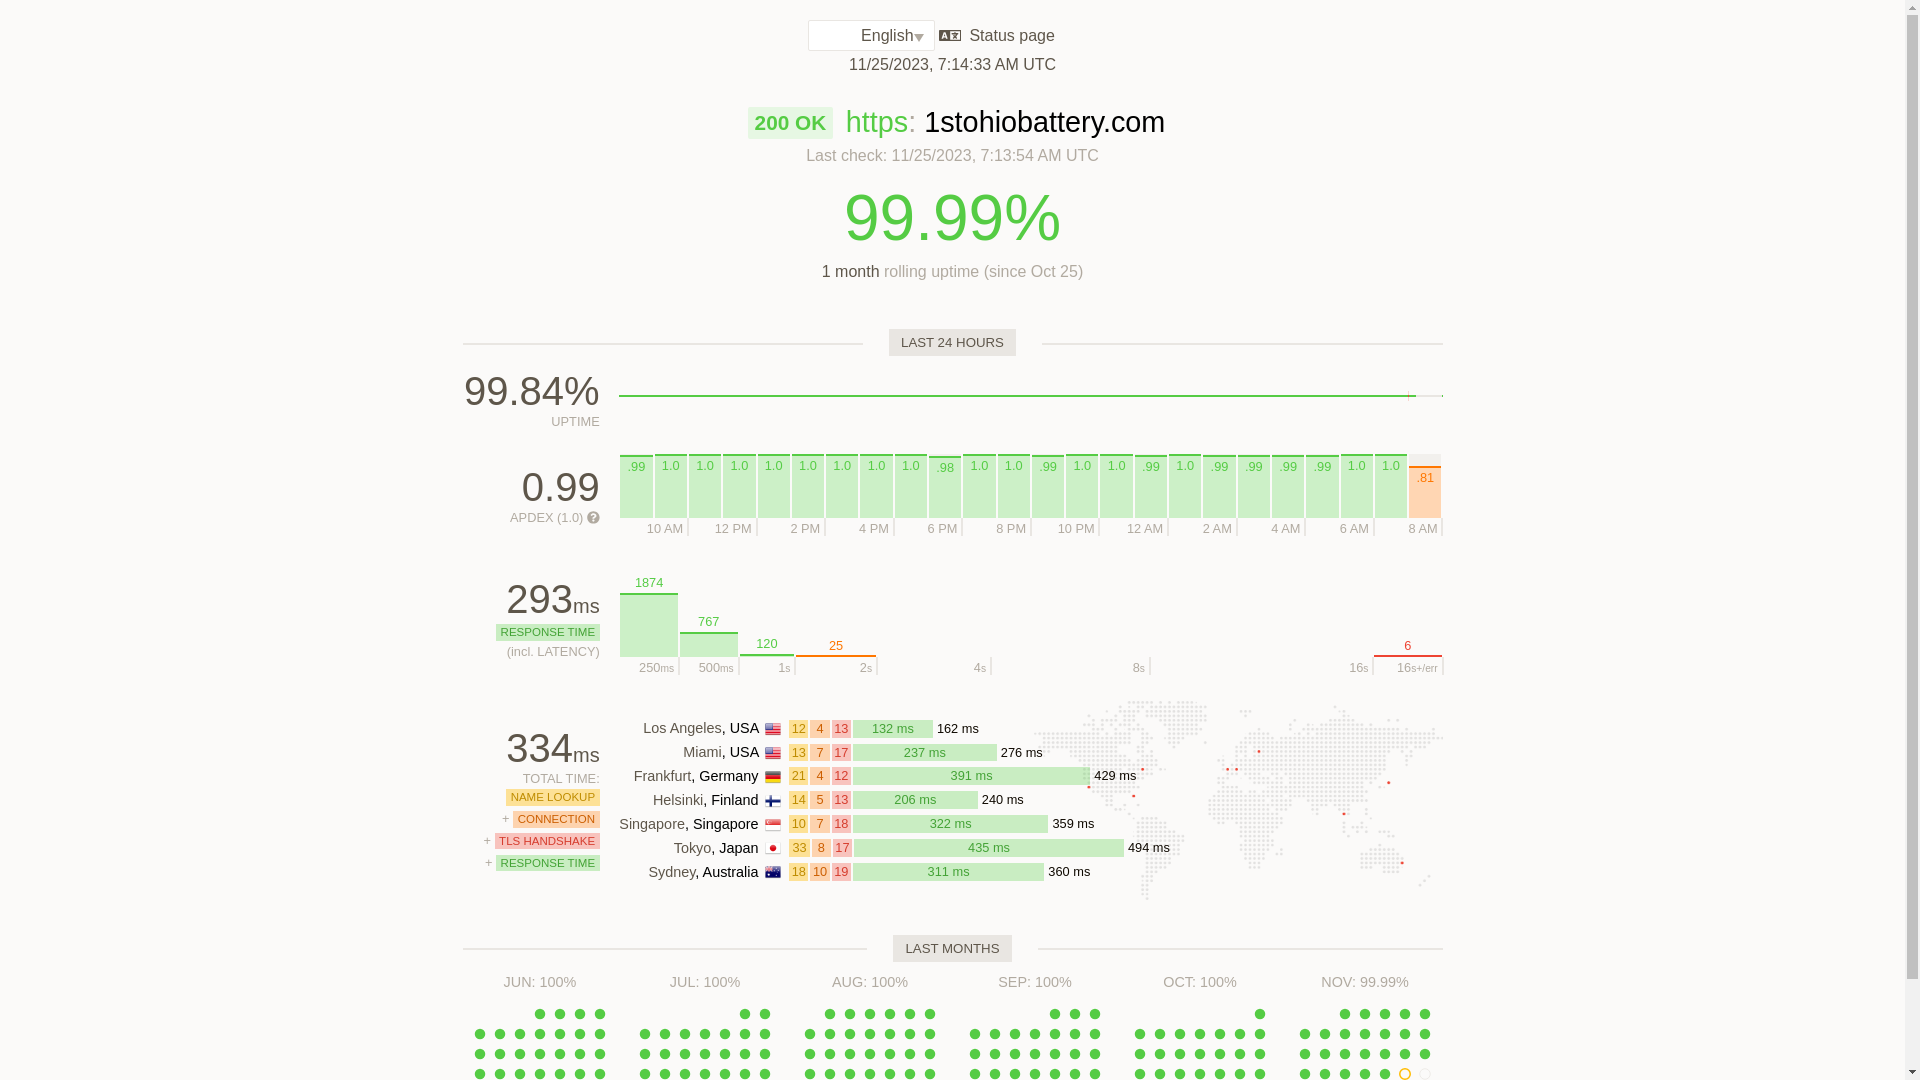  Describe the element at coordinates (519, 1052) in the screenshot. I see `'<small>Jun 14:</small> No downtime'` at that location.